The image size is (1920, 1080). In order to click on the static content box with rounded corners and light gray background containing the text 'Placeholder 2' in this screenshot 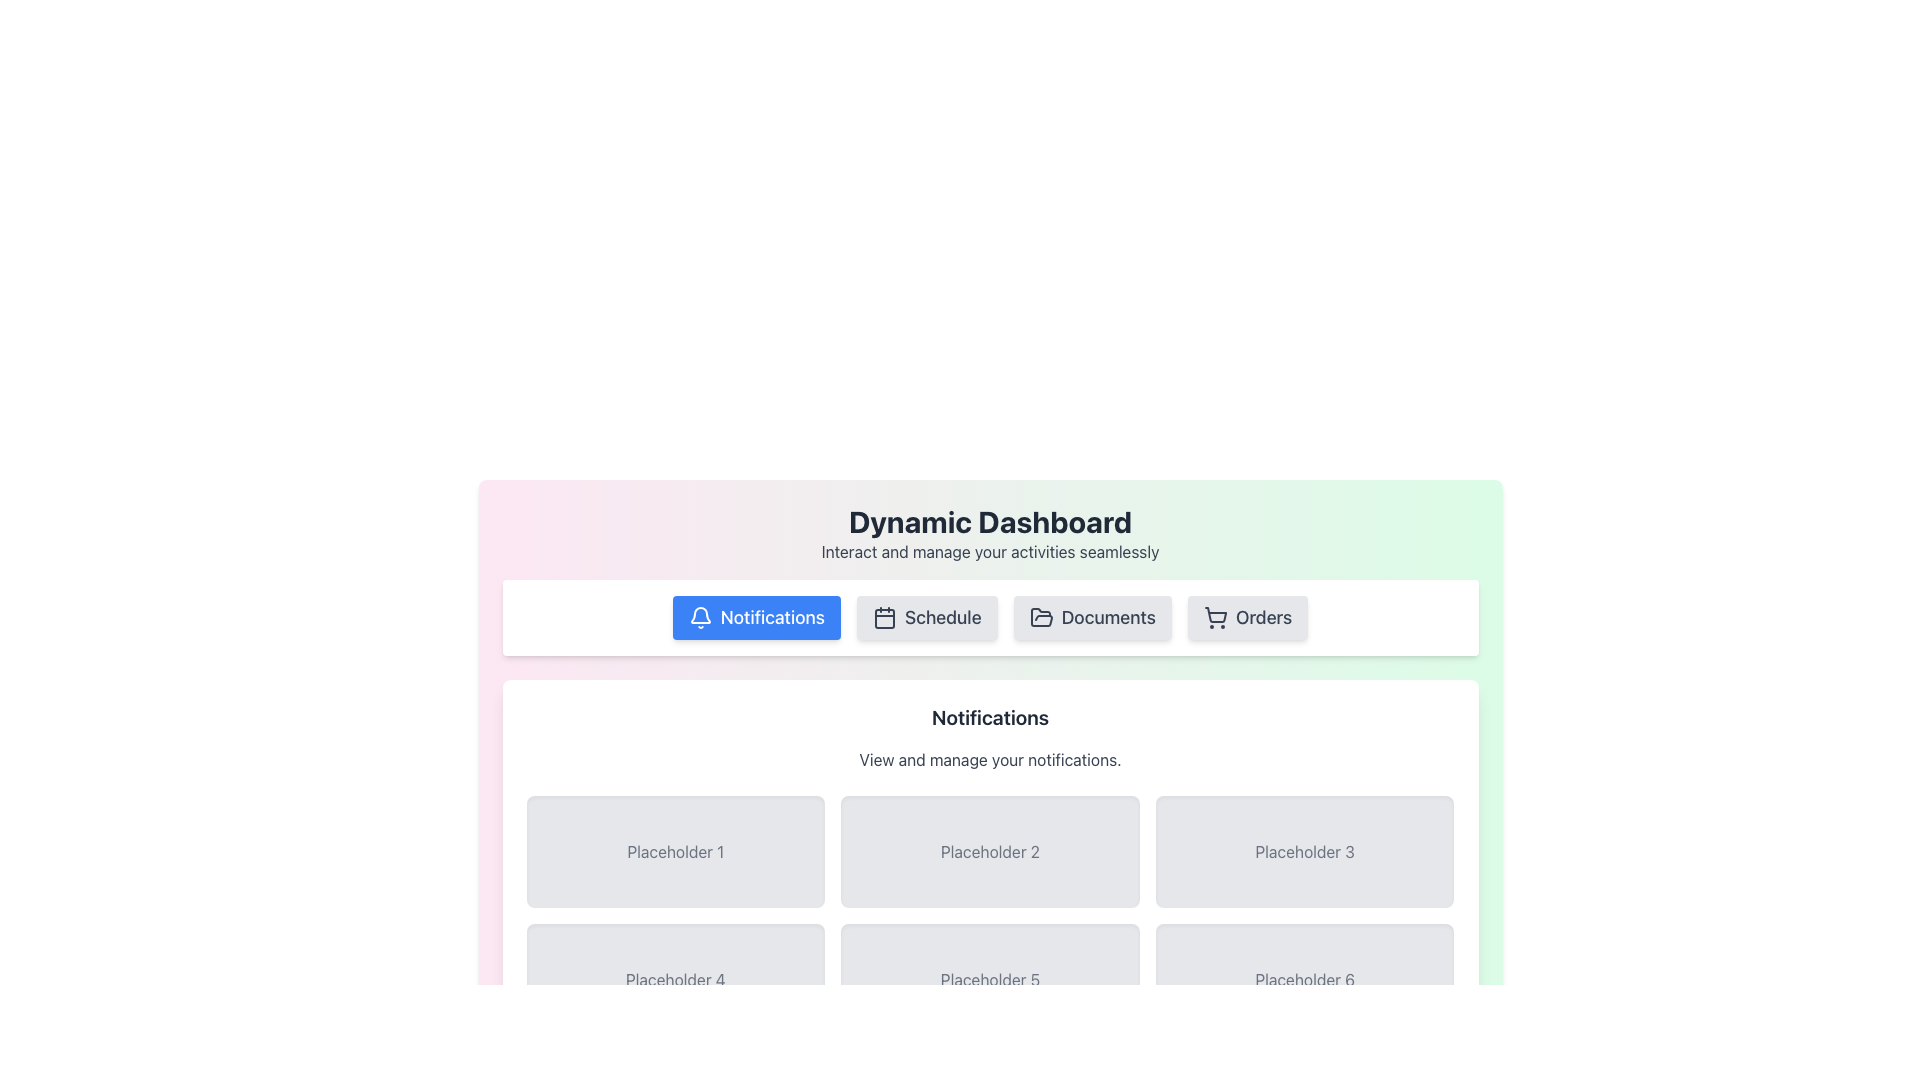, I will do `click(990, 852)`.